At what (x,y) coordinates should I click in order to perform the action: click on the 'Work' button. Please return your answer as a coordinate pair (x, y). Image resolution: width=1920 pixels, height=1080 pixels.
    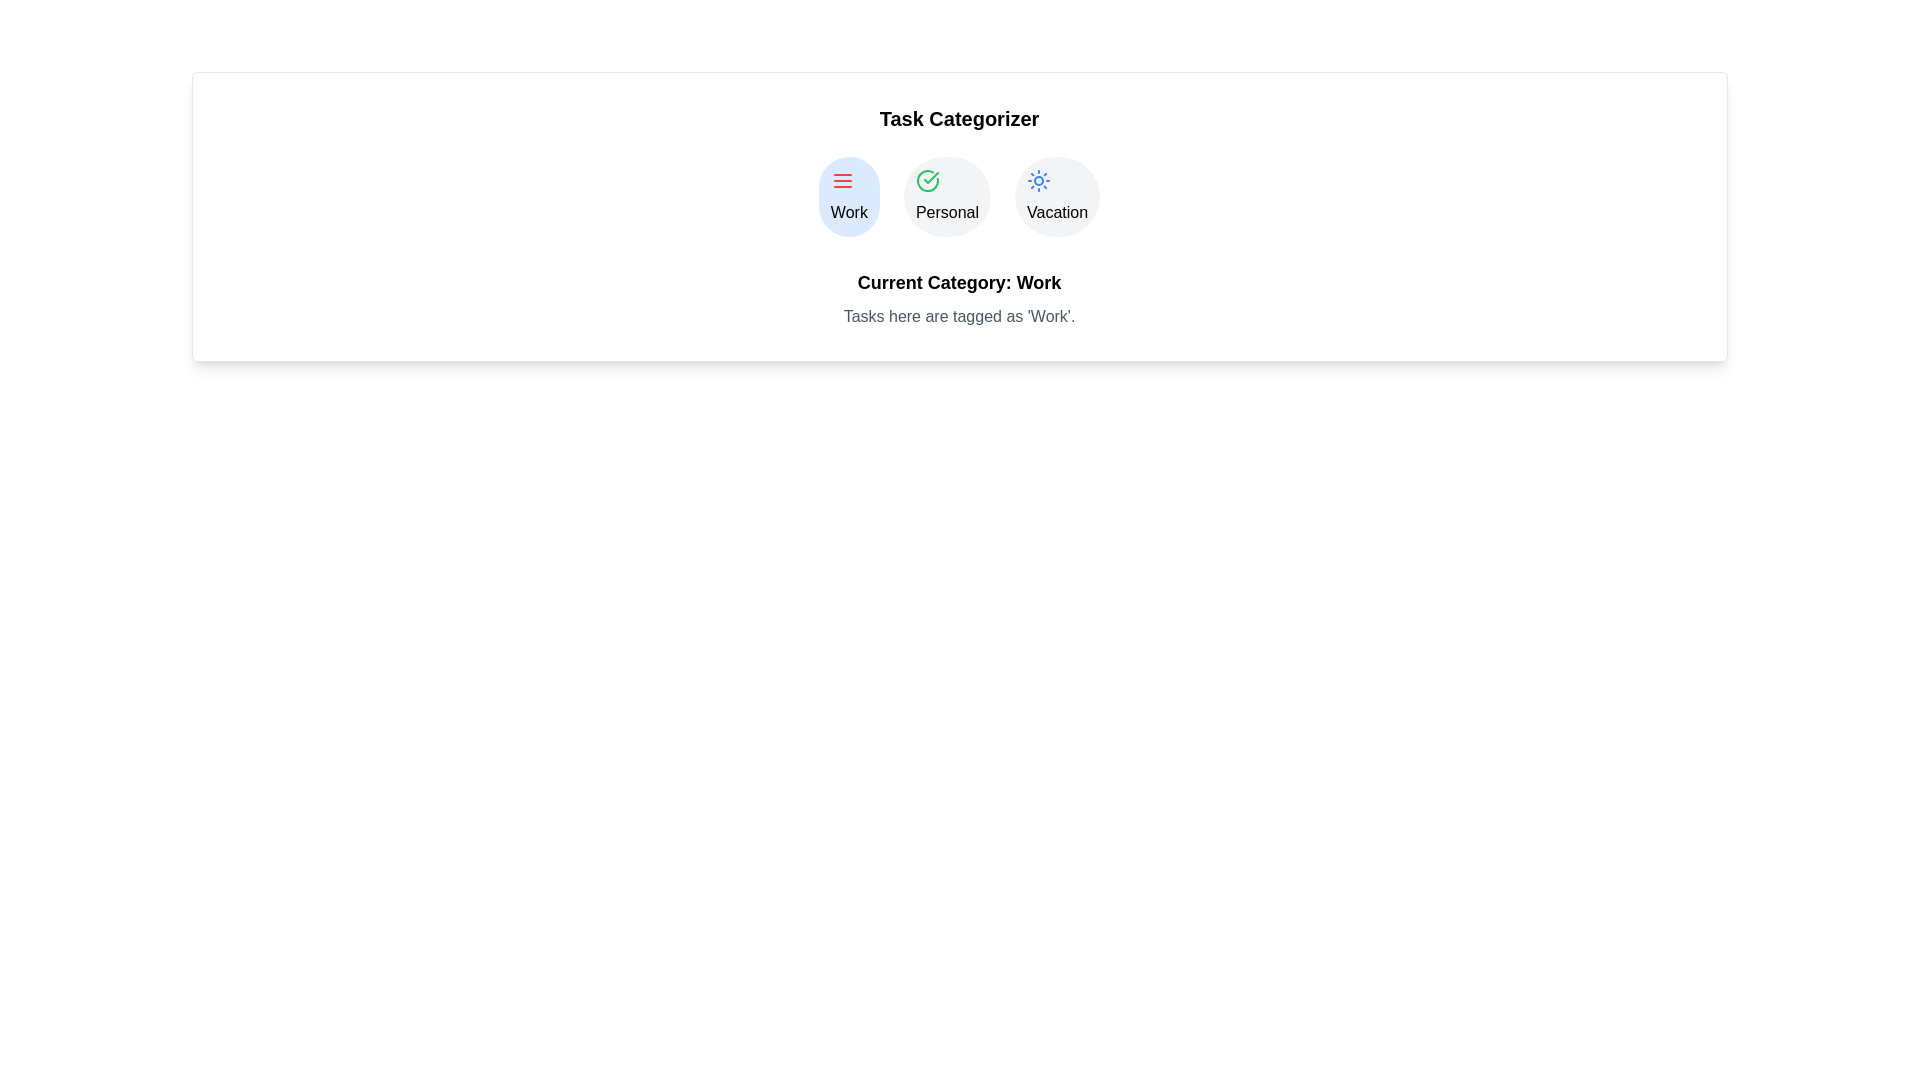
    Looking at the image, I should click on (849, 196).